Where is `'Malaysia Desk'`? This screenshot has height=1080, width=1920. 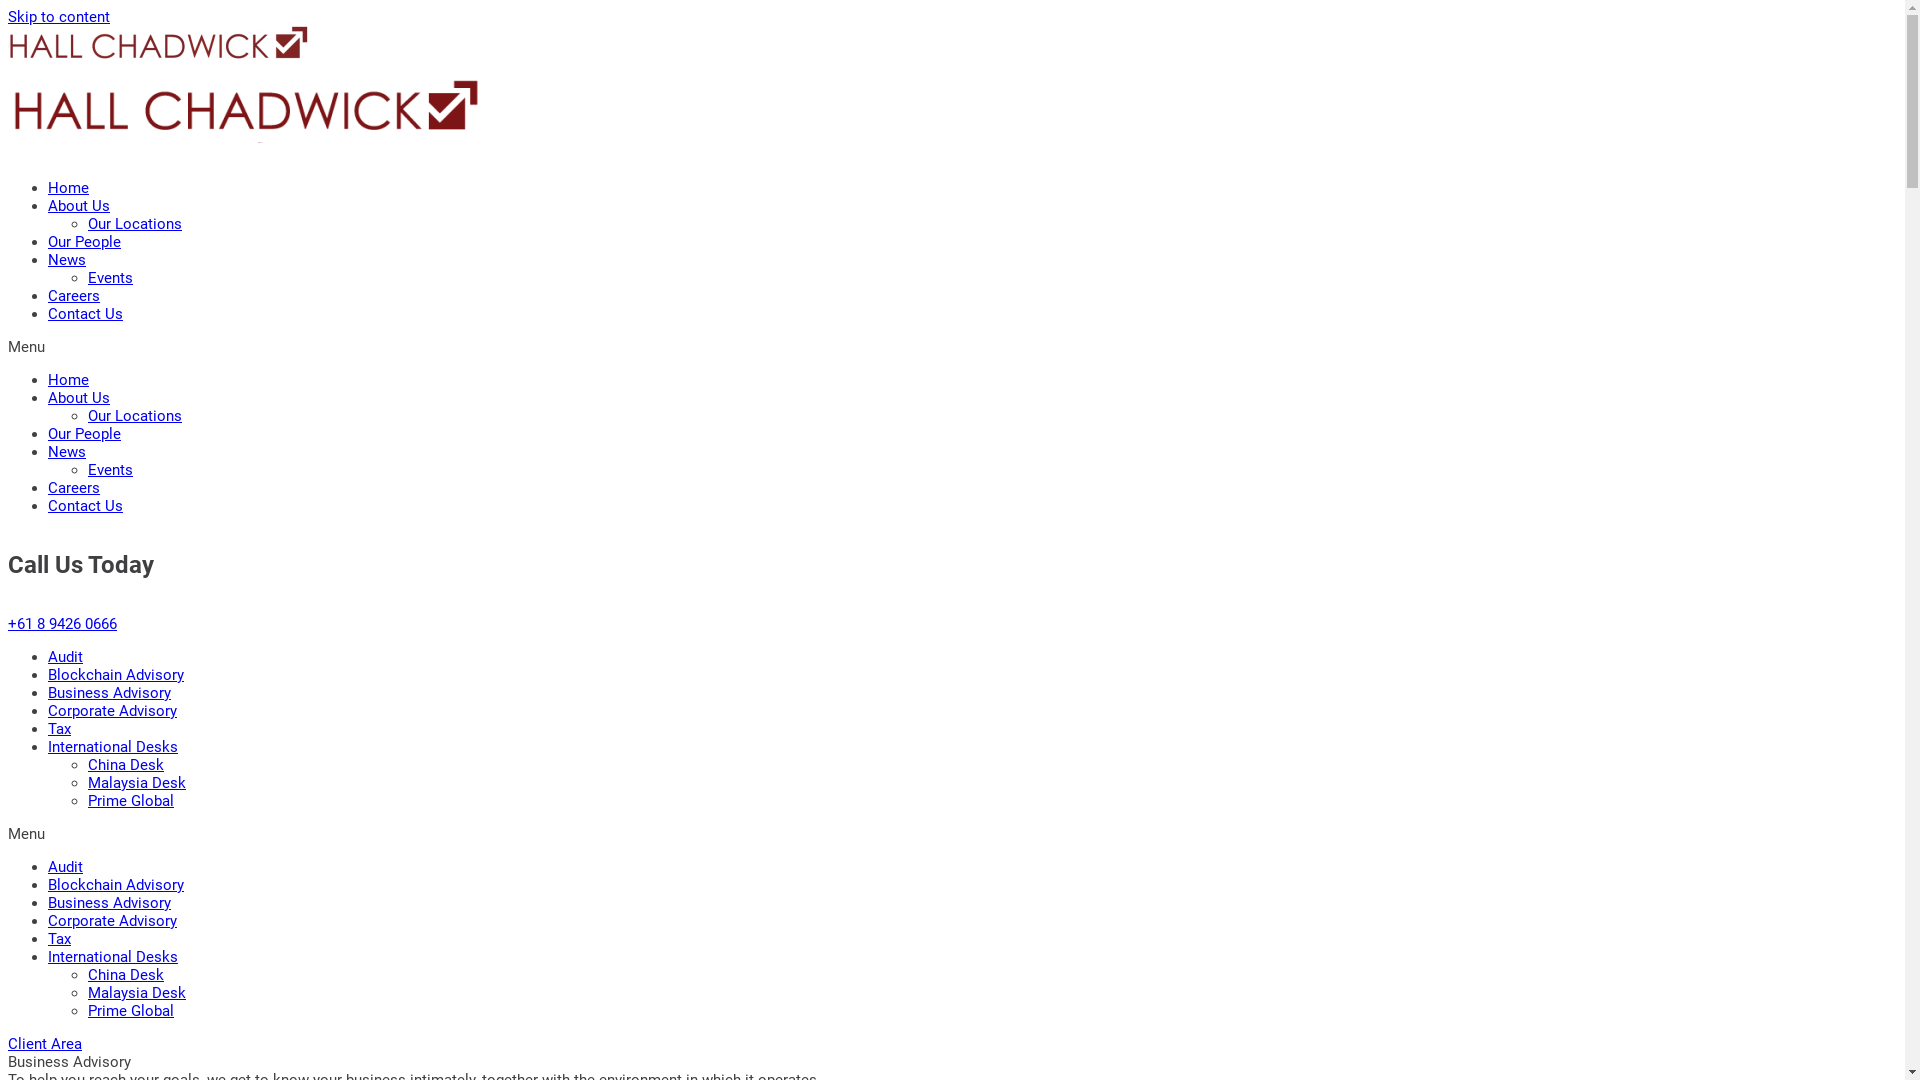
'Malaysia Desk' is located at coordinates (136, 992).